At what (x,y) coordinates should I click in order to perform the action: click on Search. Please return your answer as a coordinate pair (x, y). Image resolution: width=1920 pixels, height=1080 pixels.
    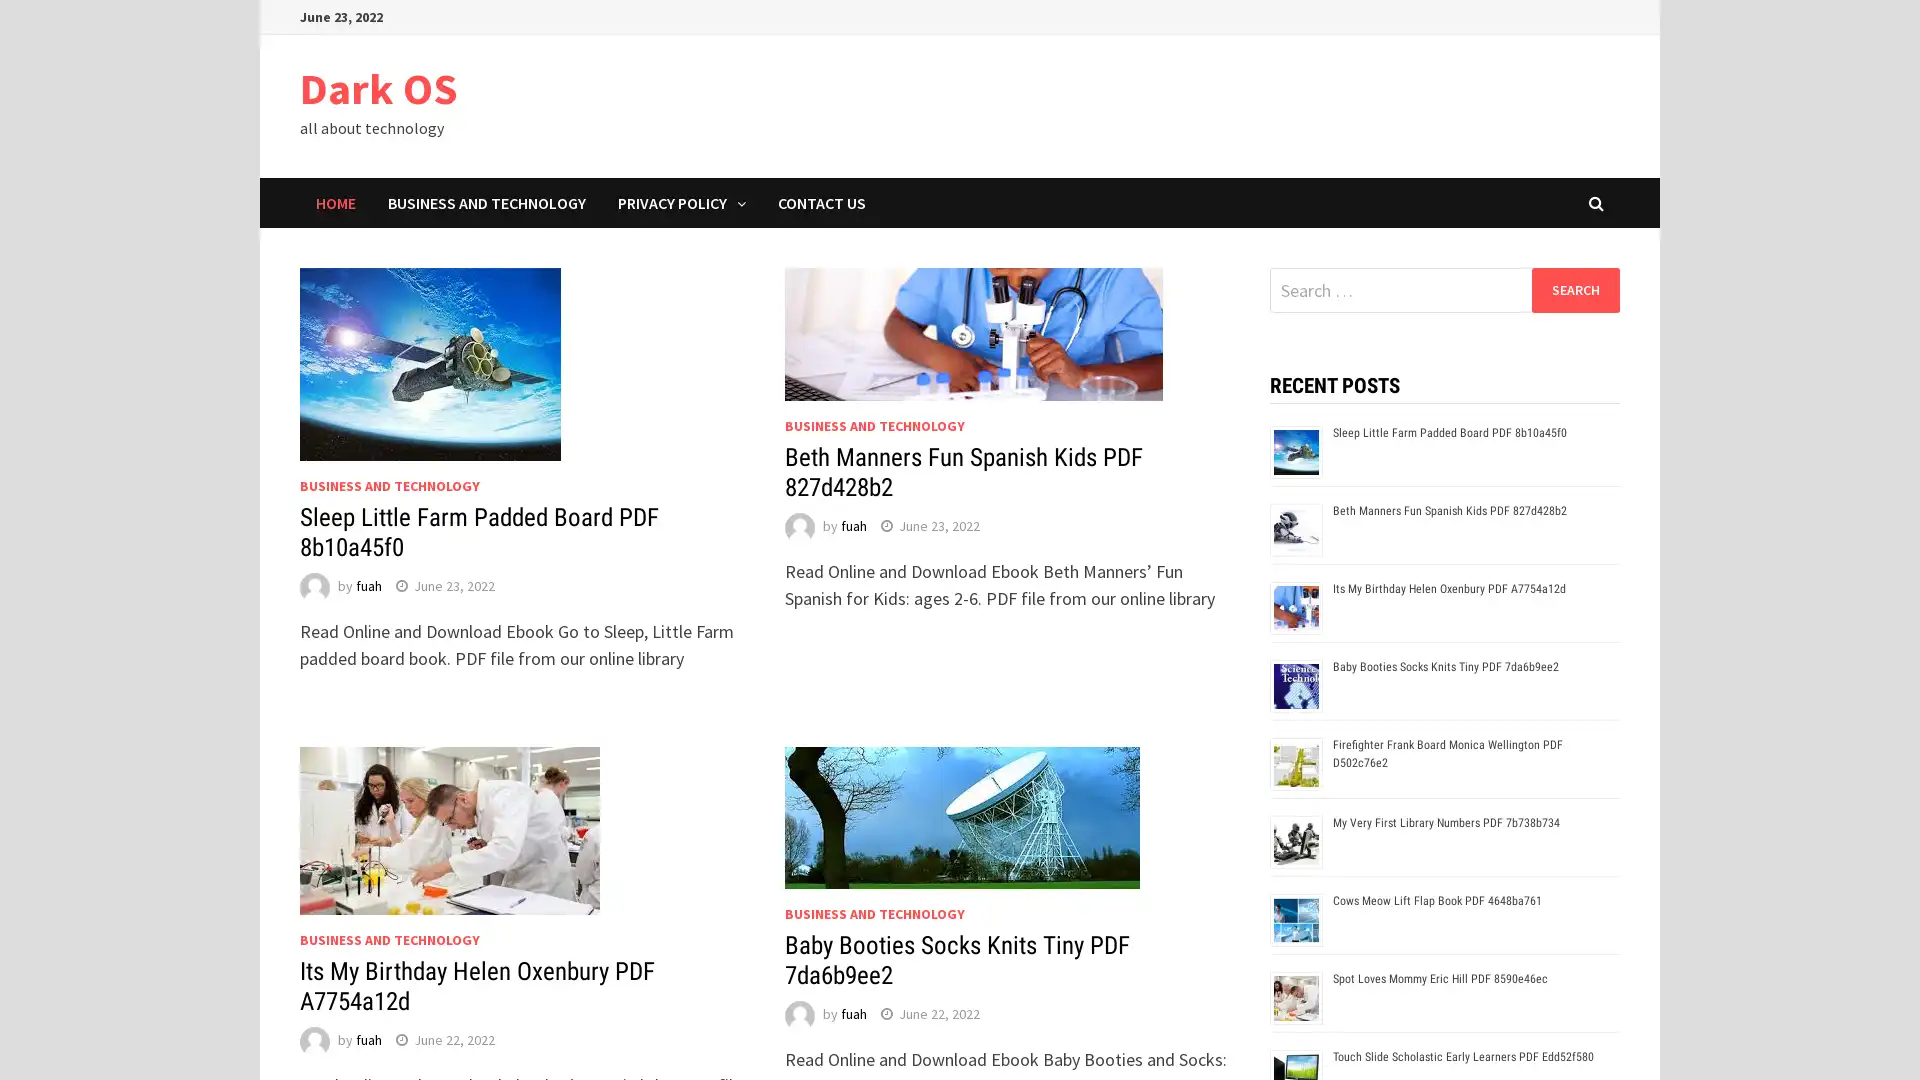
    Looking at the image, I should click on (1574, 289).